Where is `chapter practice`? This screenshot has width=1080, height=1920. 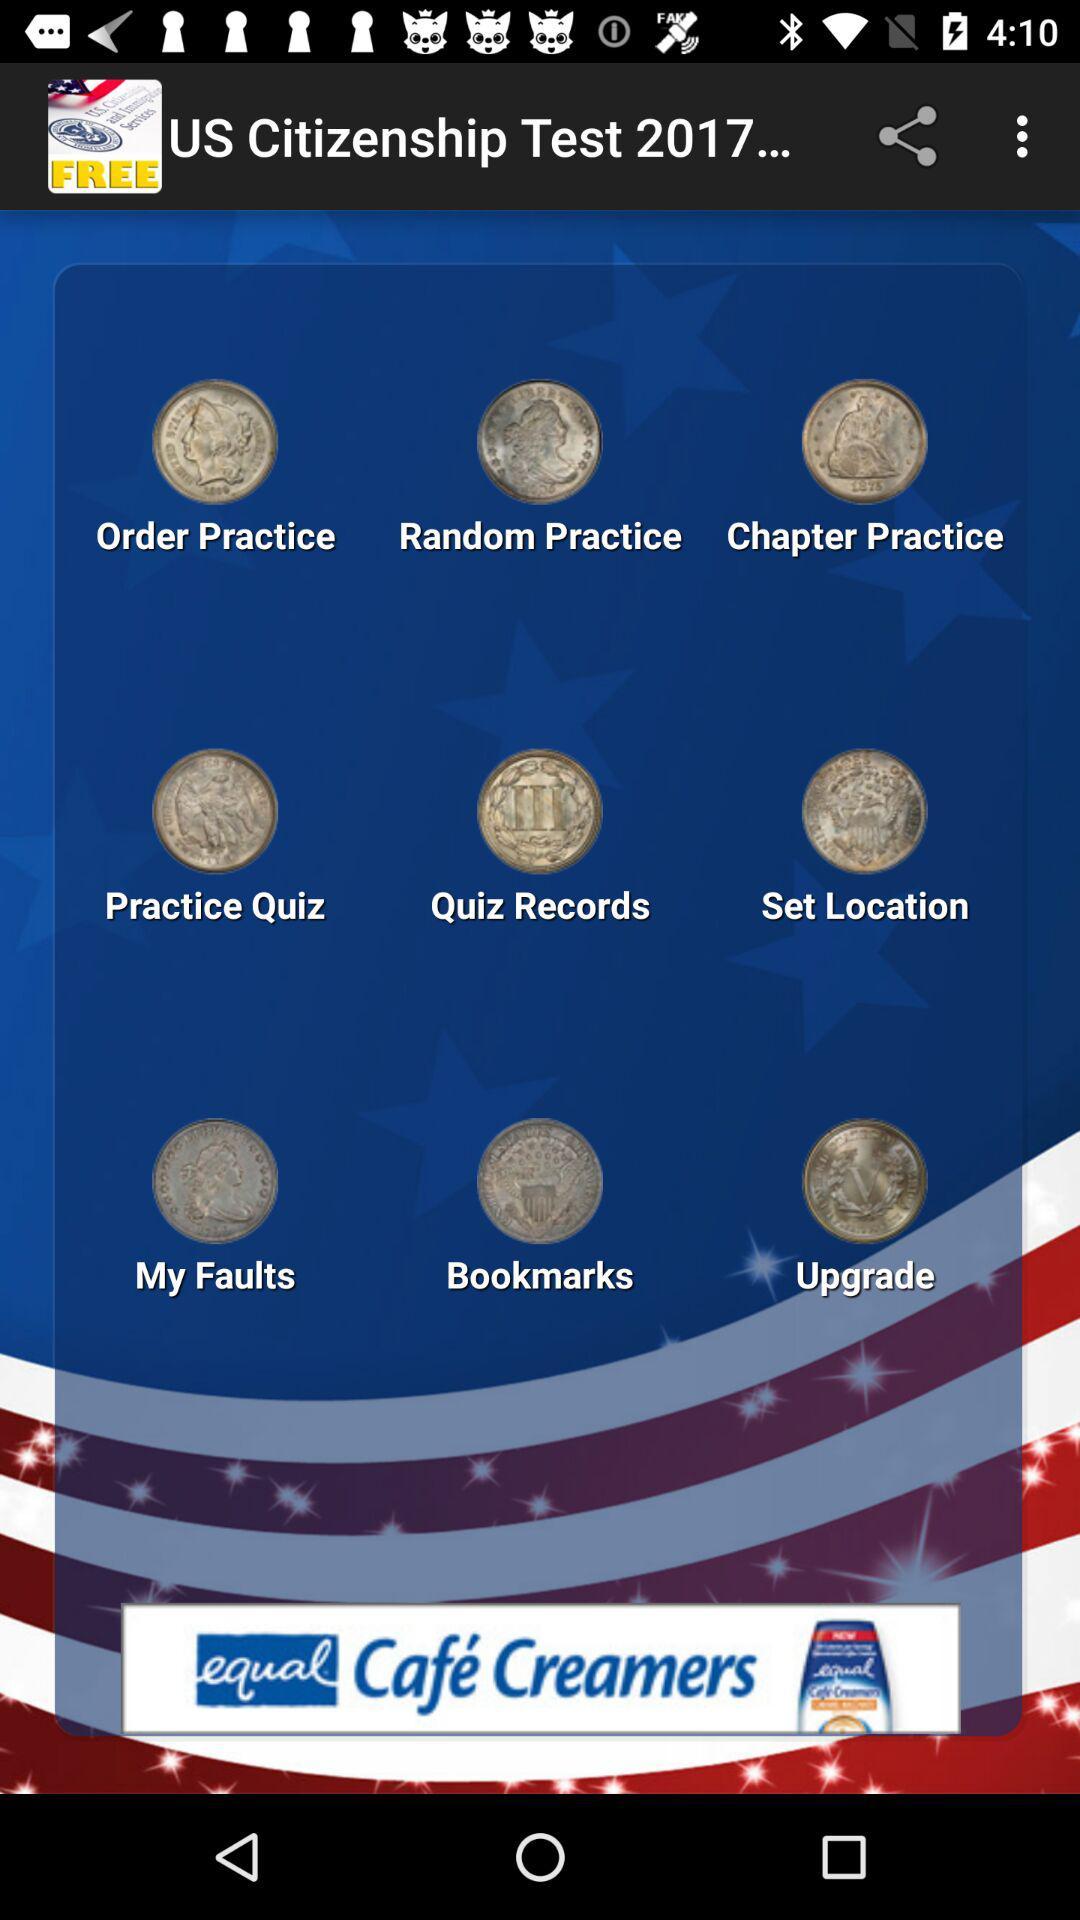
chapter practice is located at coordinates (863, 440).